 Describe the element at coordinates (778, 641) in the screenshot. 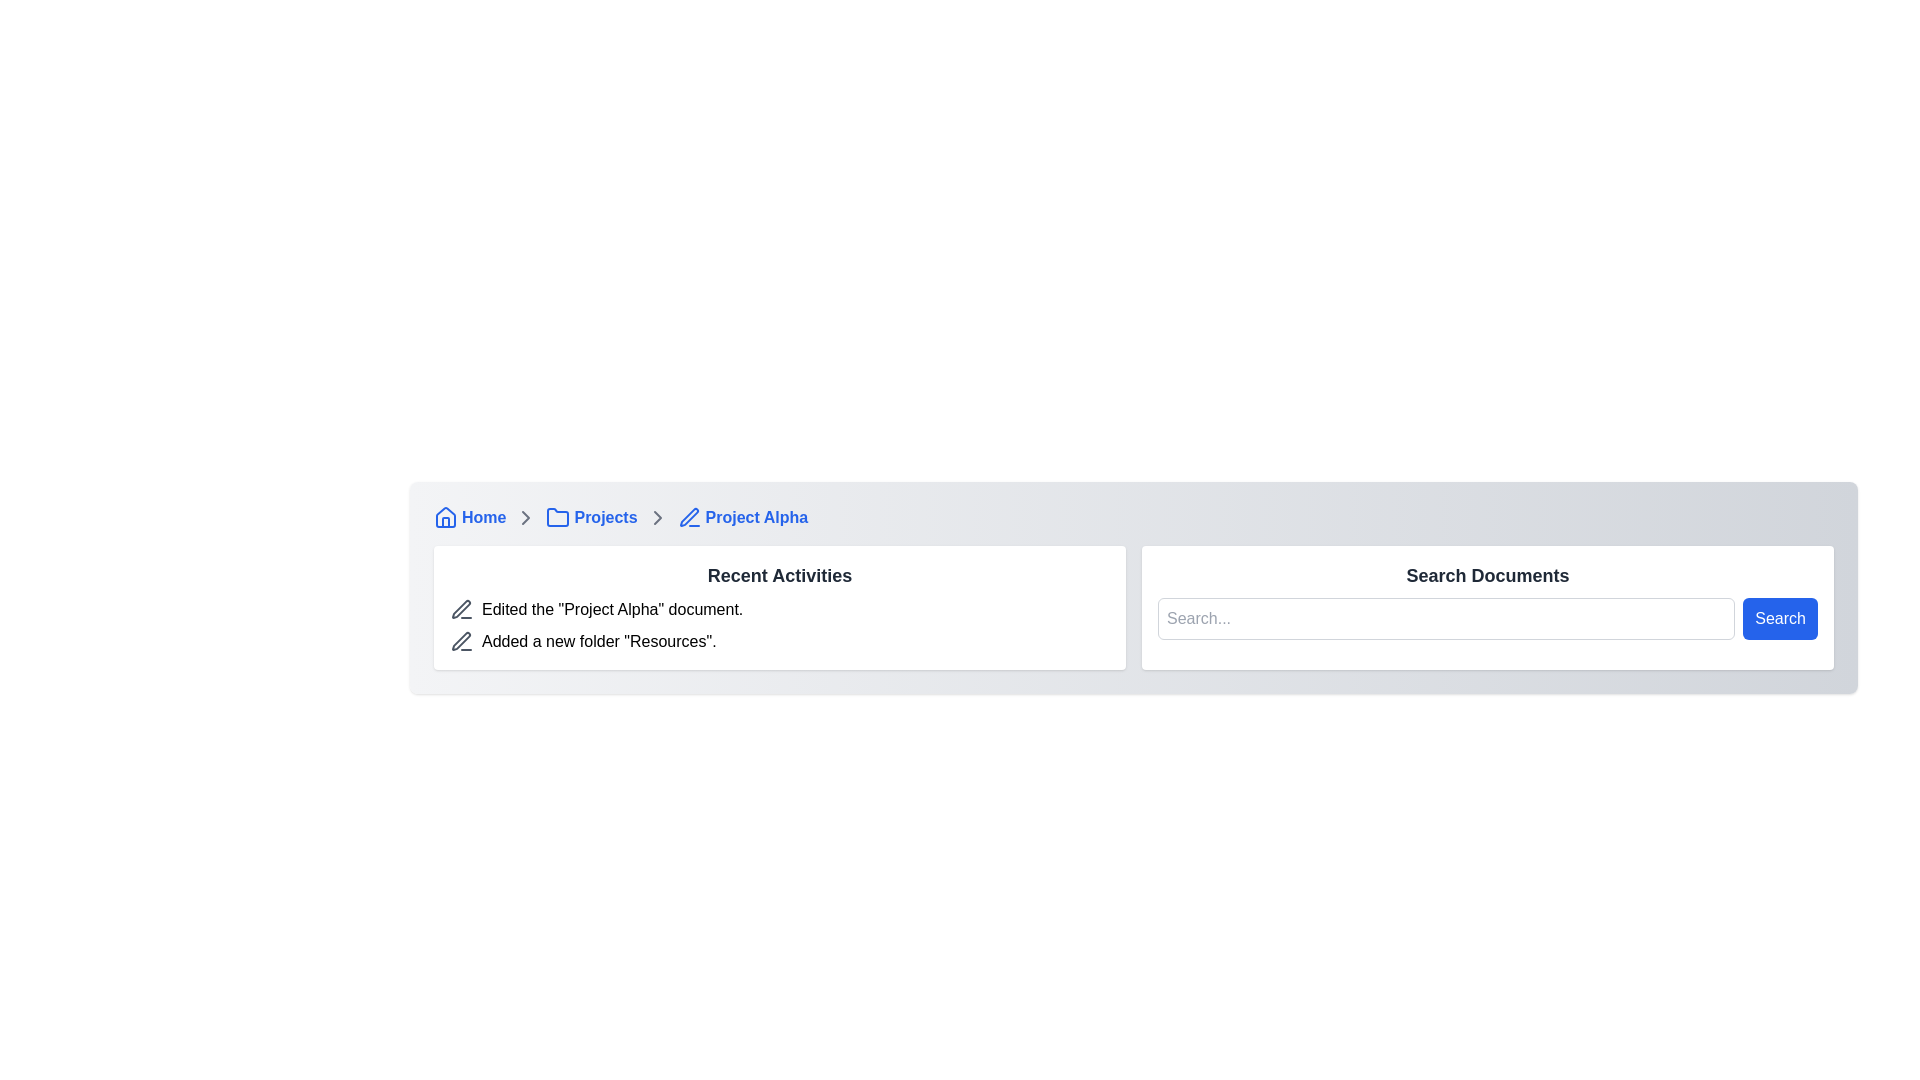

I see `the text message stating 'Added a new folder "Resources".' located in the second position of the 'Recent Activities' section, beneath the entry for 'Edited the "Project Alpha" document.'` at that location.